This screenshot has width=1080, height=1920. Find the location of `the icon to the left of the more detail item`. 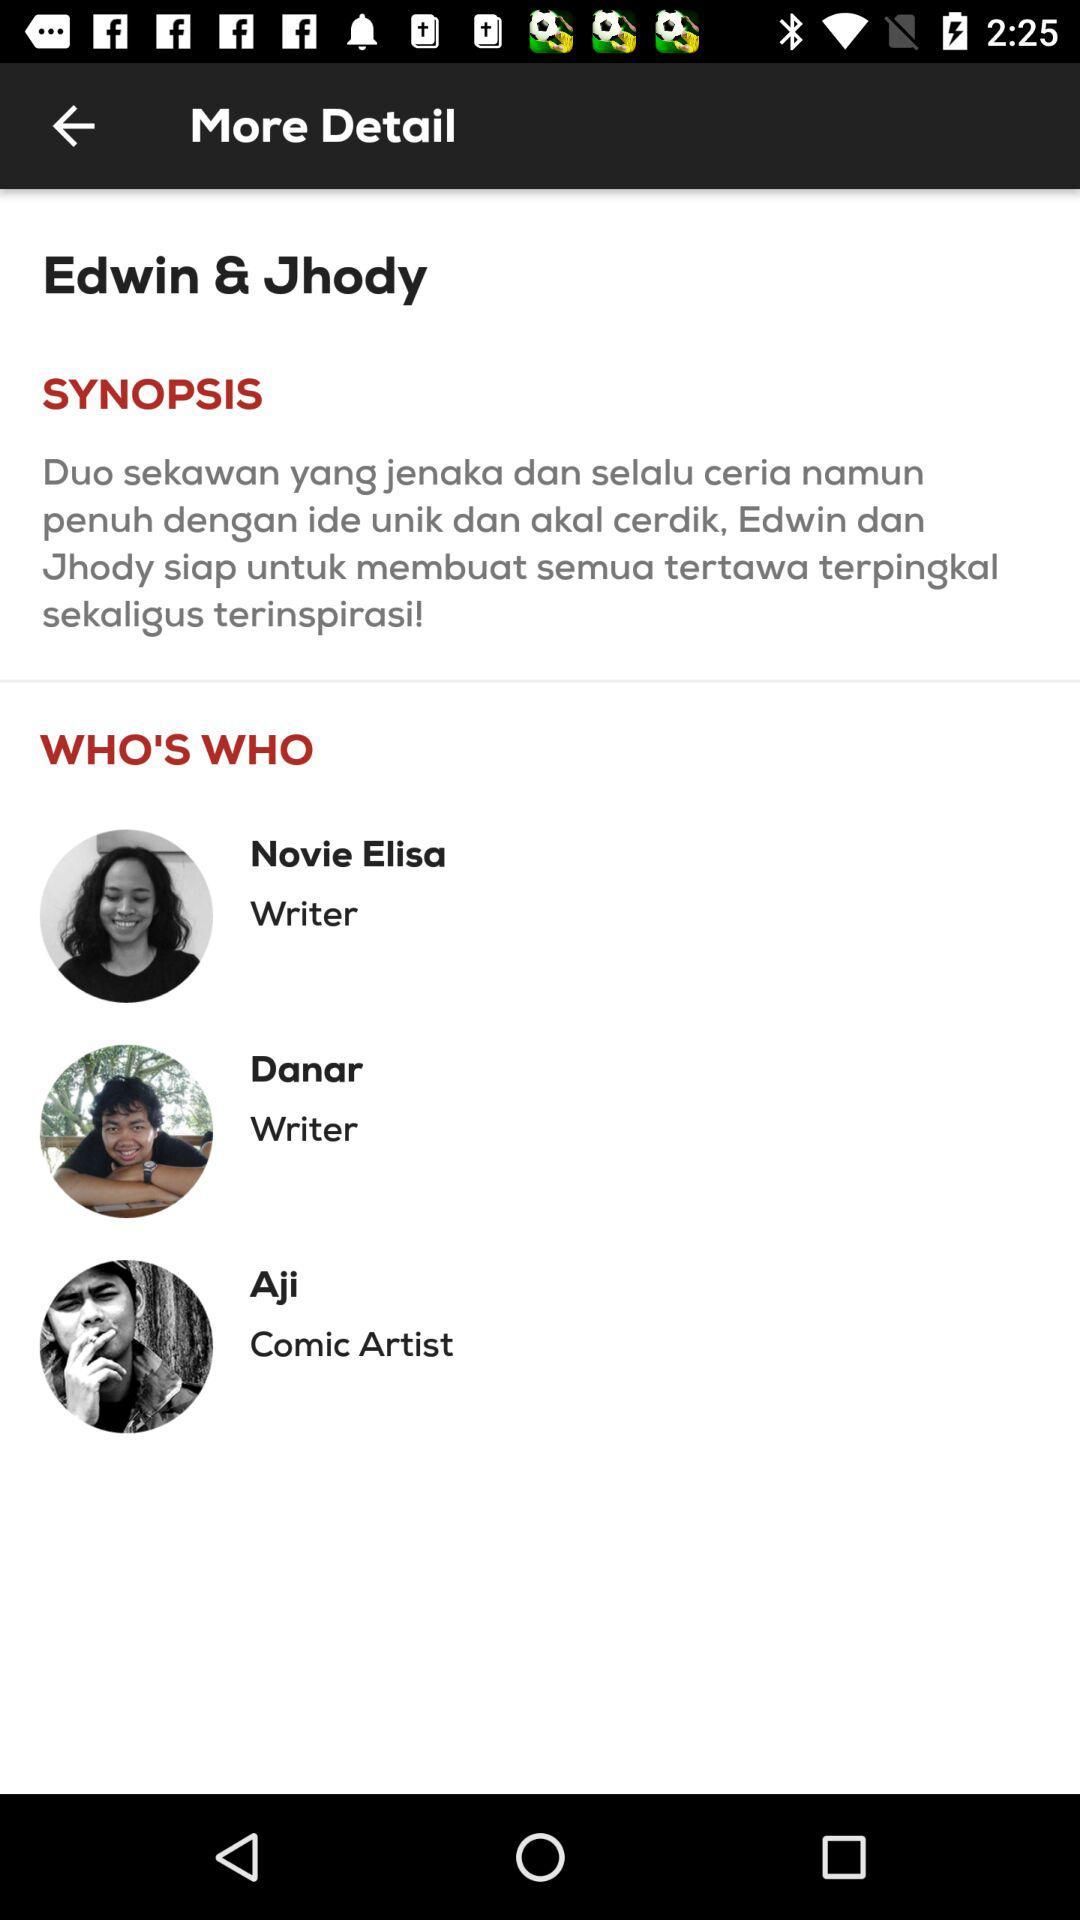

the icon to the left of the more detail item is located at coordinates (72, 124).